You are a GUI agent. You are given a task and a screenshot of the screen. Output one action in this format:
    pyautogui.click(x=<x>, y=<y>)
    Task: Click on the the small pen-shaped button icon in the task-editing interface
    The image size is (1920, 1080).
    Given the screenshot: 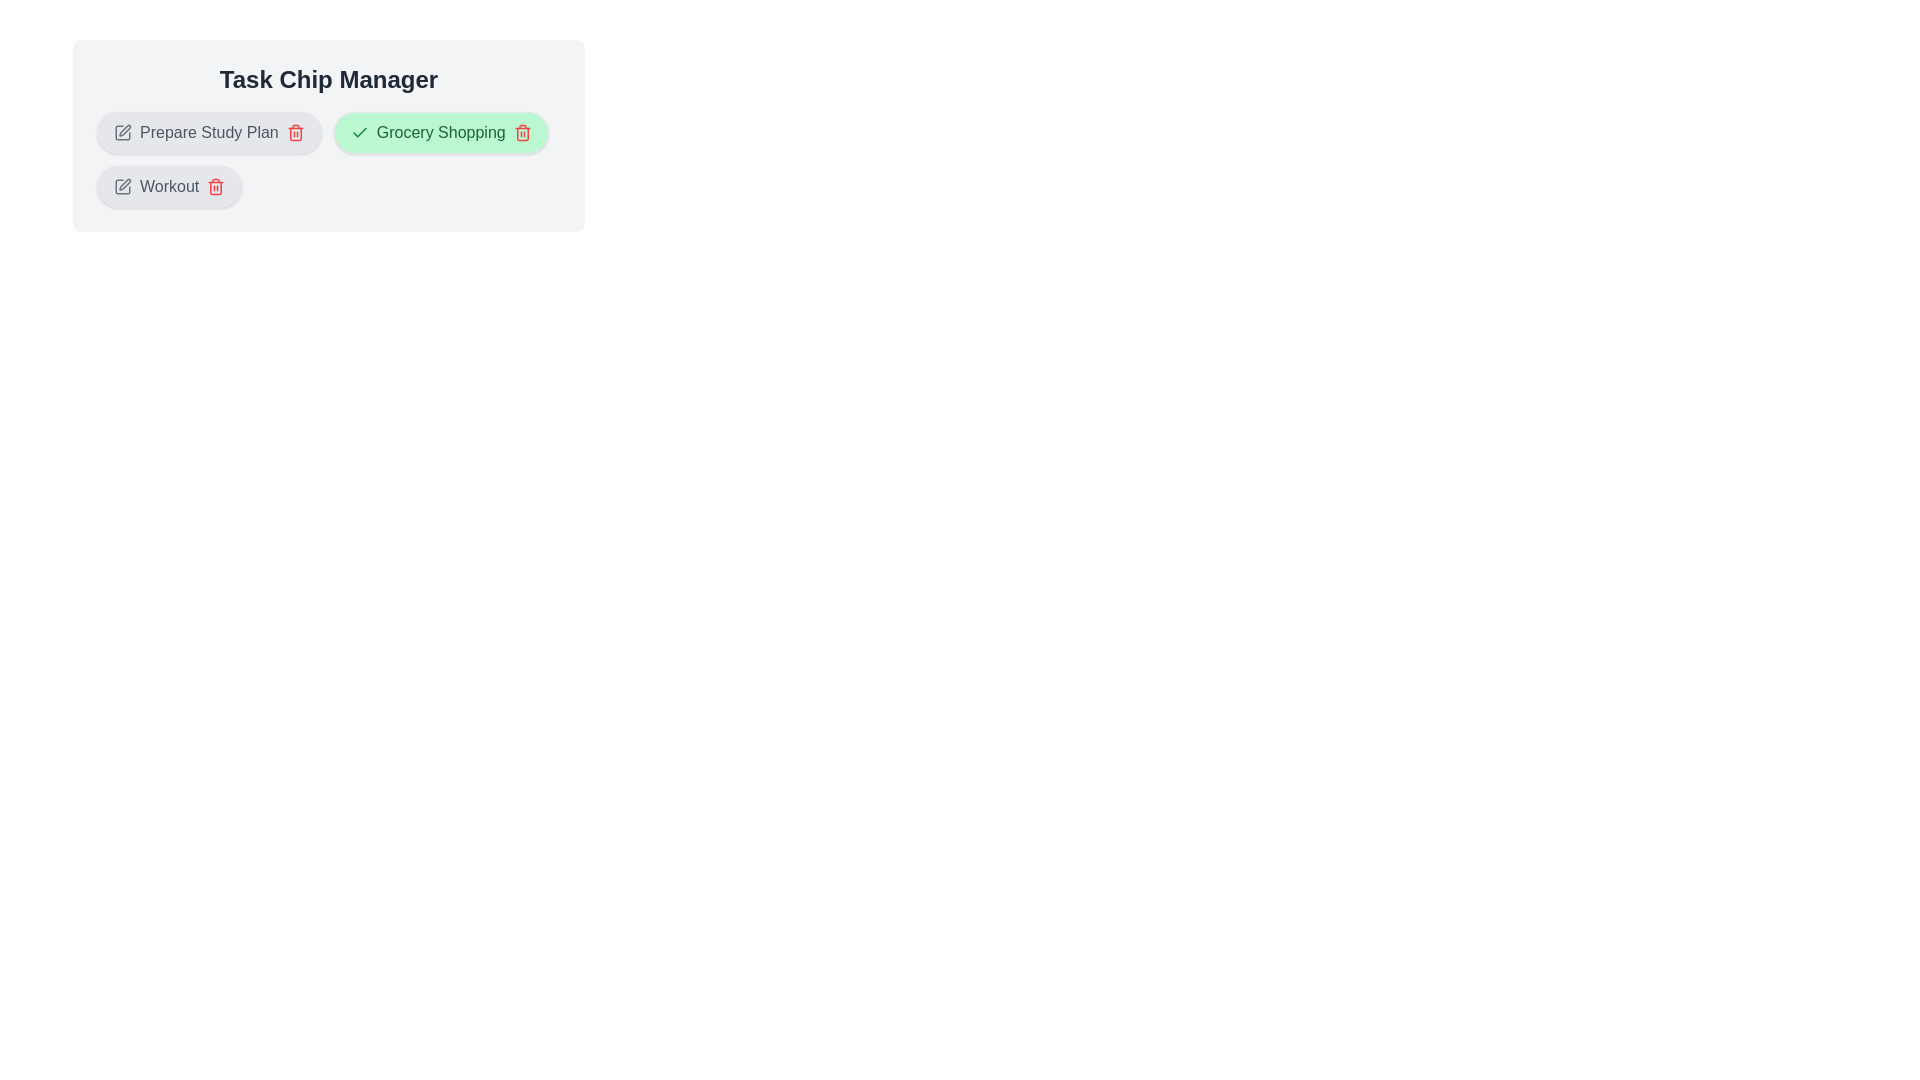 What is the action you would take?
    pyautogui.click(x=124, y=184)
    